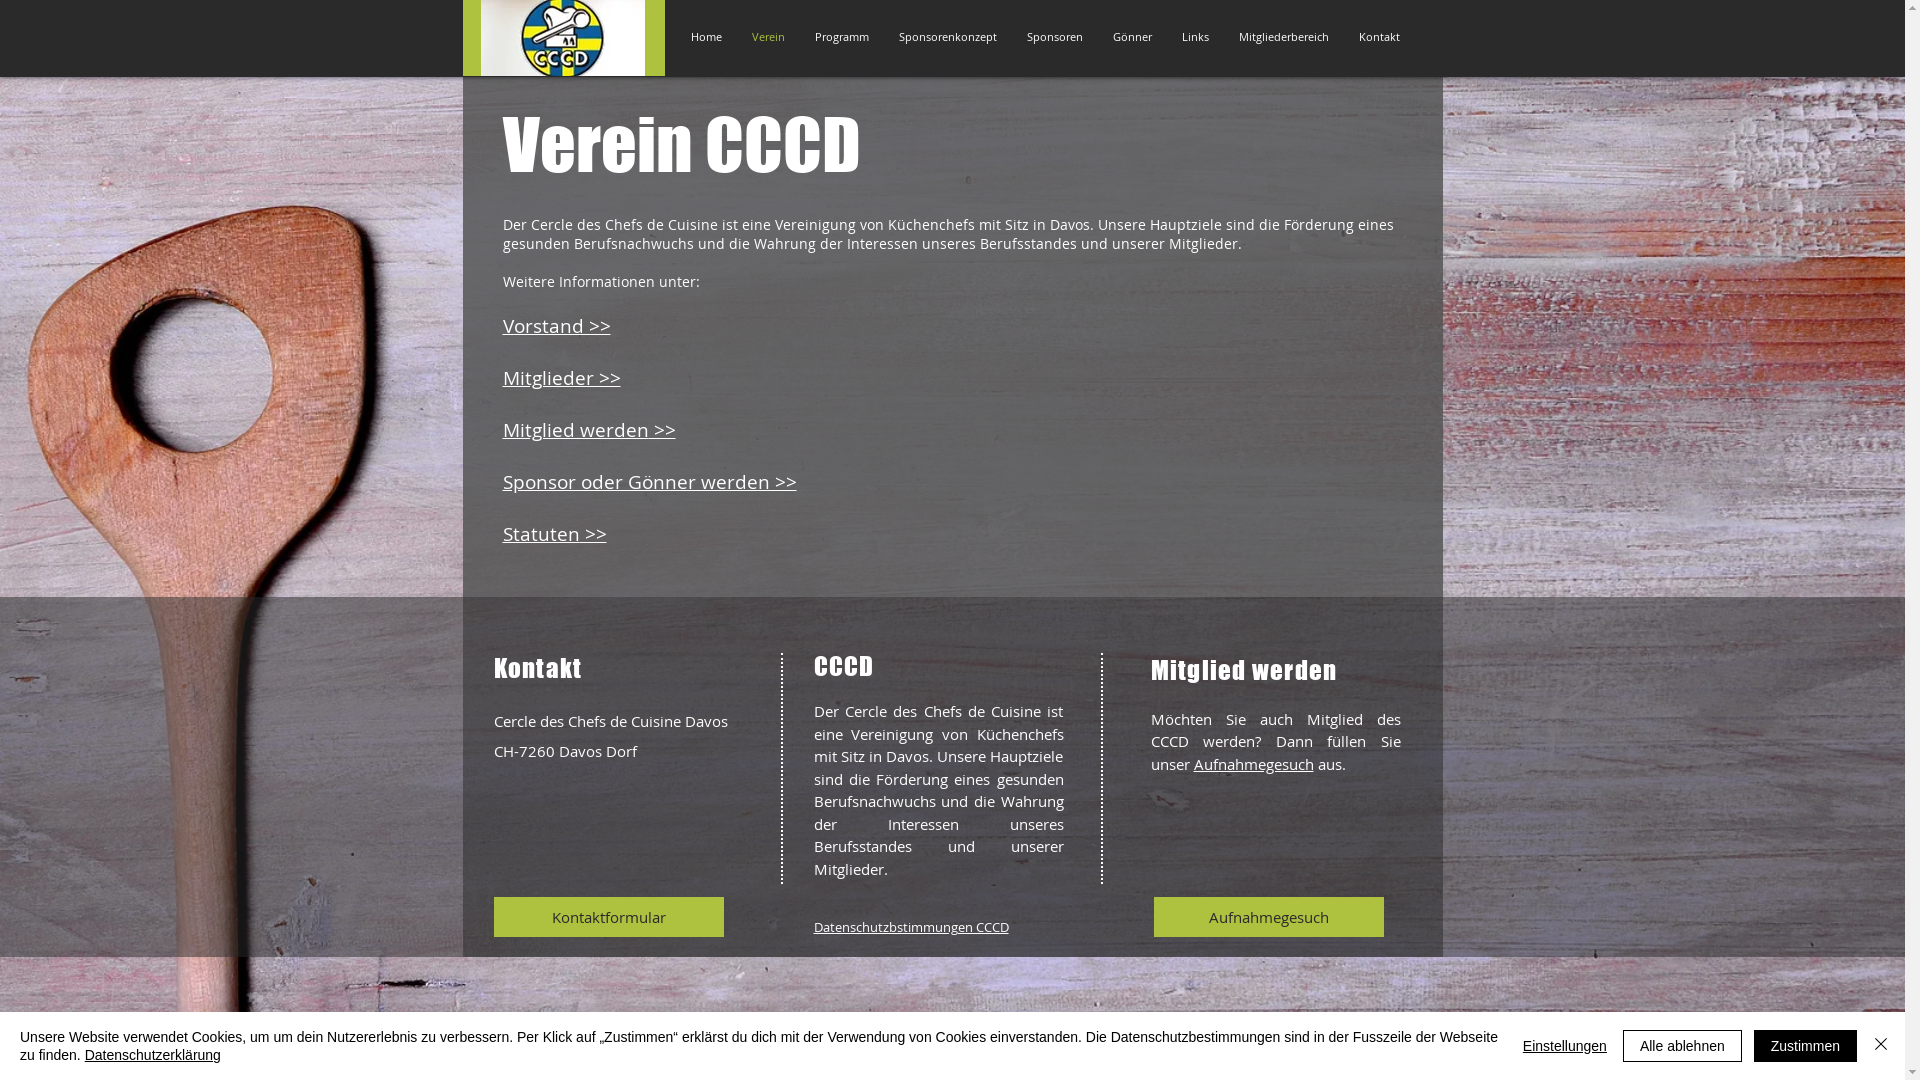 The width and height of the screenshot is (1920, 1080). I want to click on 'Home', so click(706, 37).